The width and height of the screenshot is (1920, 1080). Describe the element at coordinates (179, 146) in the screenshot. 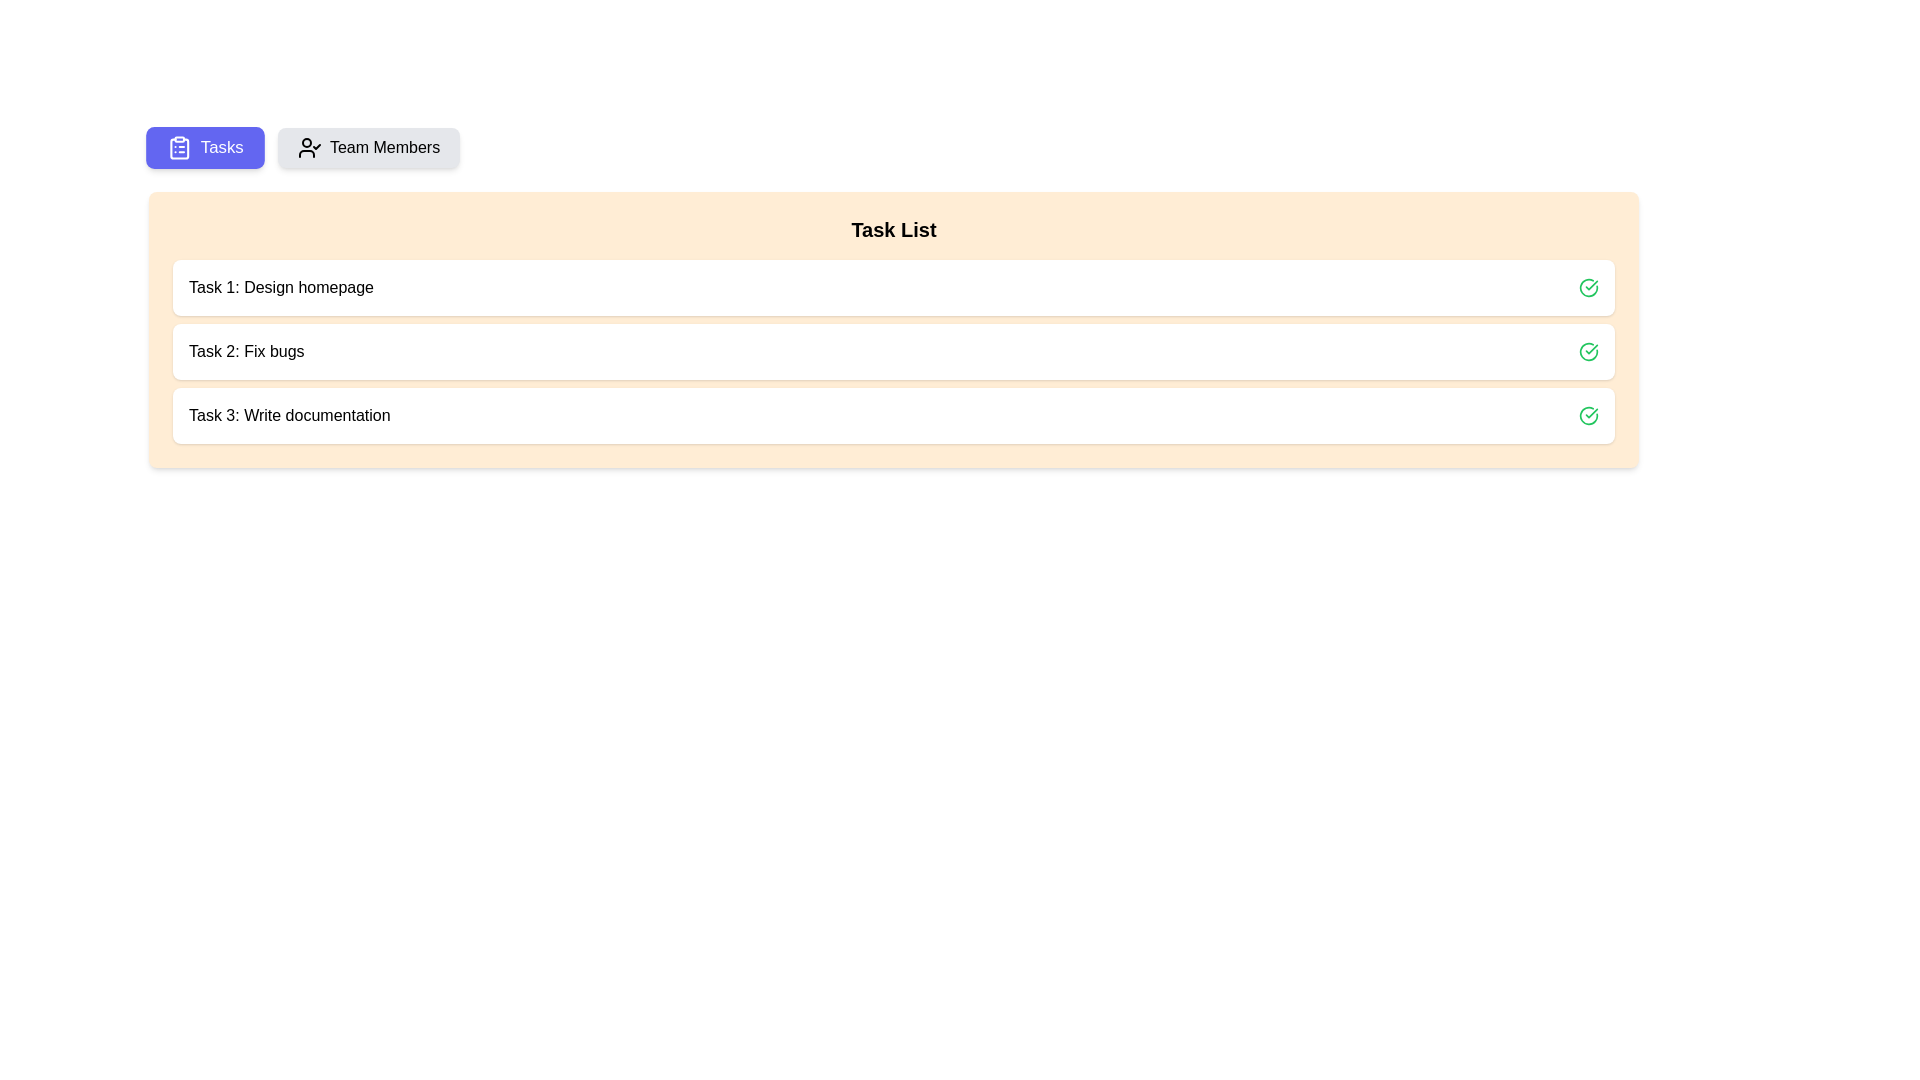

I see `the clipboard icon on the blue rectangular 'Tasks' button located at the top-left area of the interface, which features a white graphic and rounded corners` at that location.